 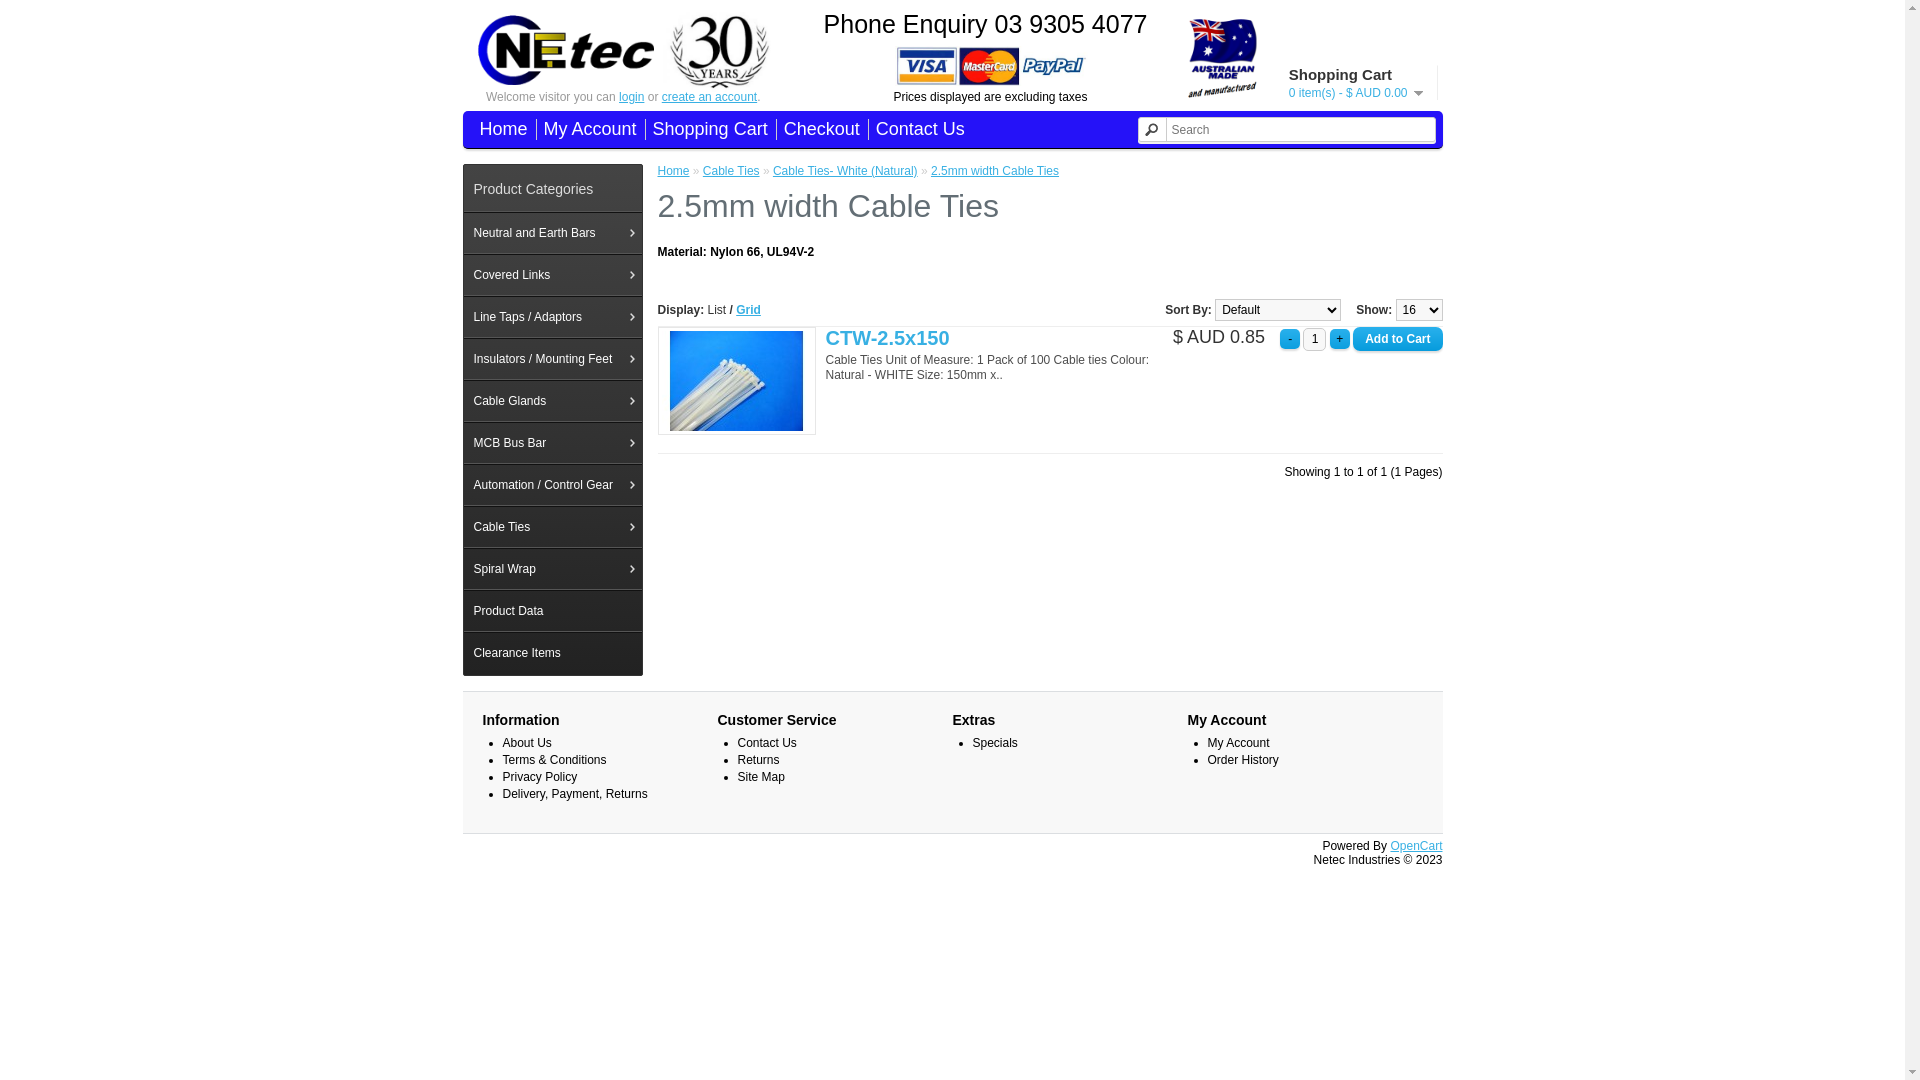 I want to click on 'over 30 years of production!', so click(x=718, y=50).